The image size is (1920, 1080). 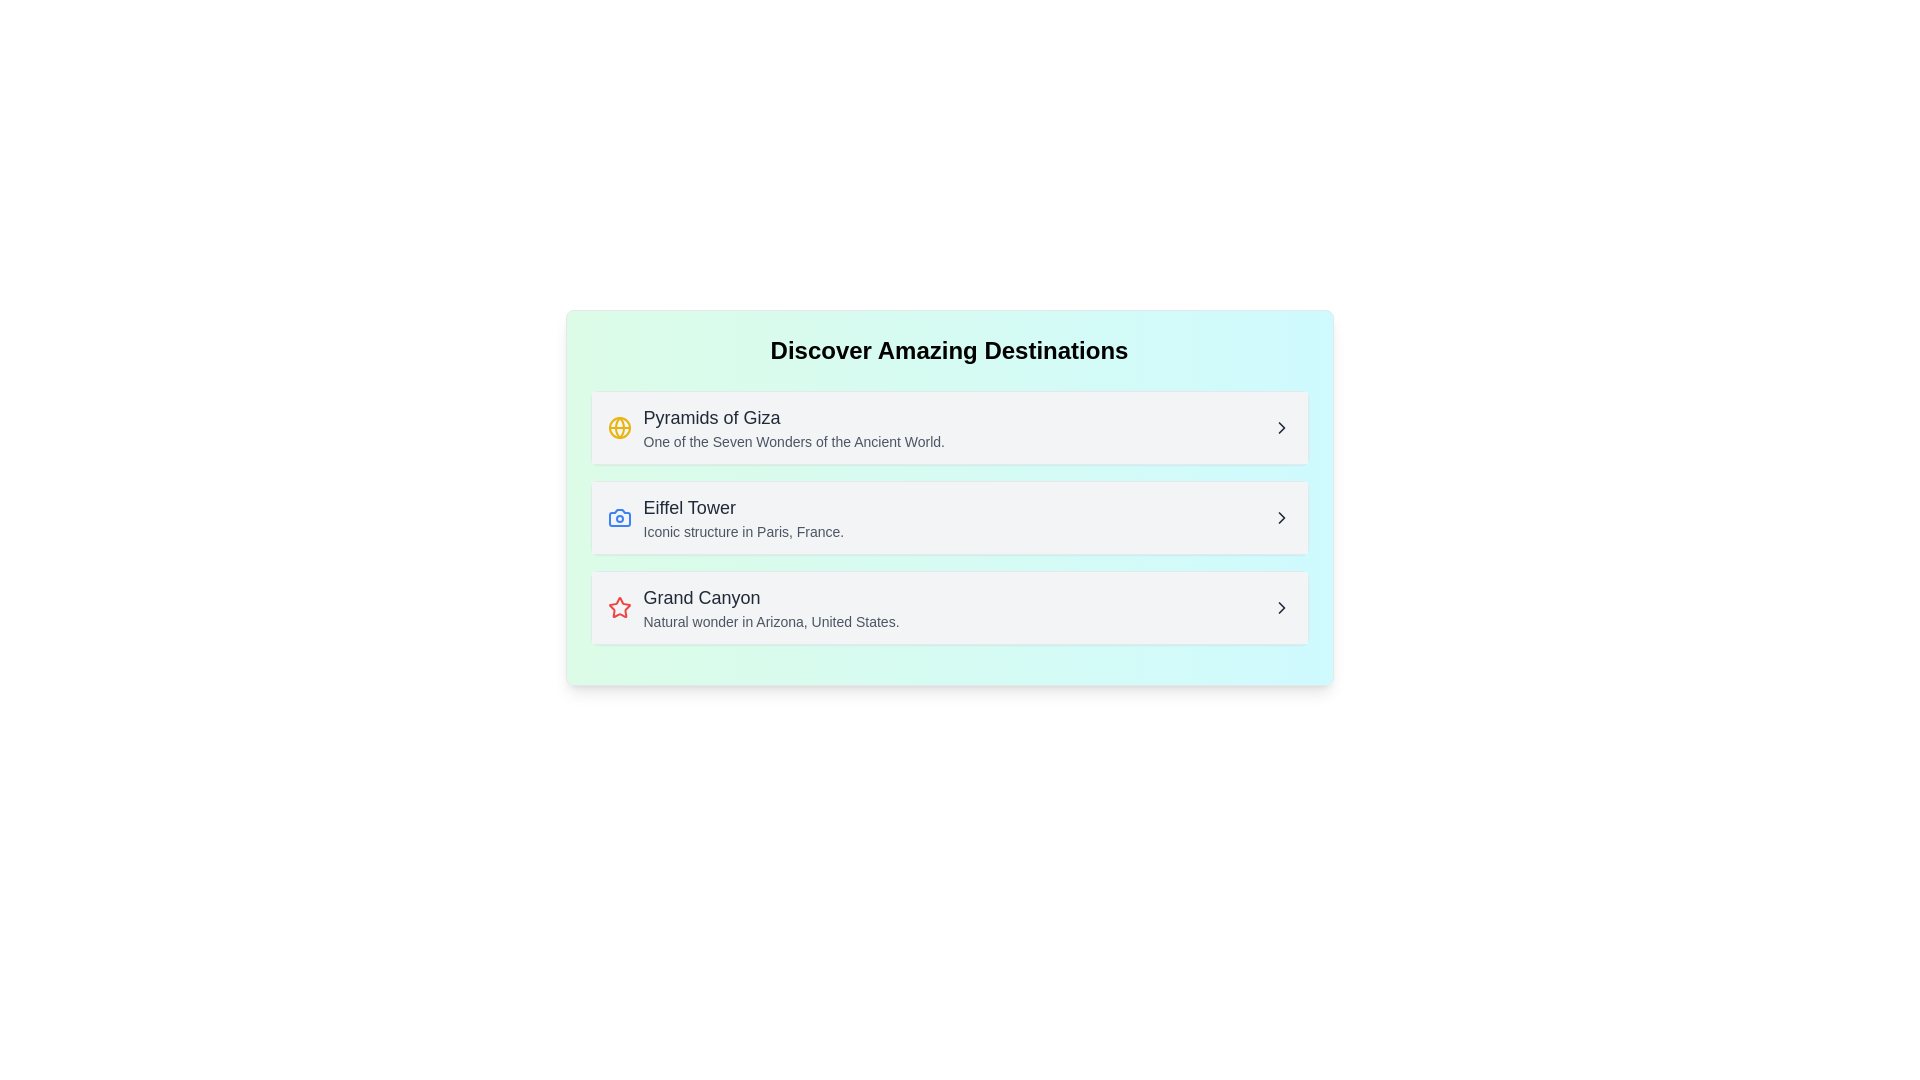 What do you see at coordinates (1281, 427) in the screenshot?
I see `the right-pointing chevron icon, which is styled in dark gray and indicates navigation or expansion, located at the far-right end of the row titled 'Pyramids of Giza'` at bounding box center [1281, 427].